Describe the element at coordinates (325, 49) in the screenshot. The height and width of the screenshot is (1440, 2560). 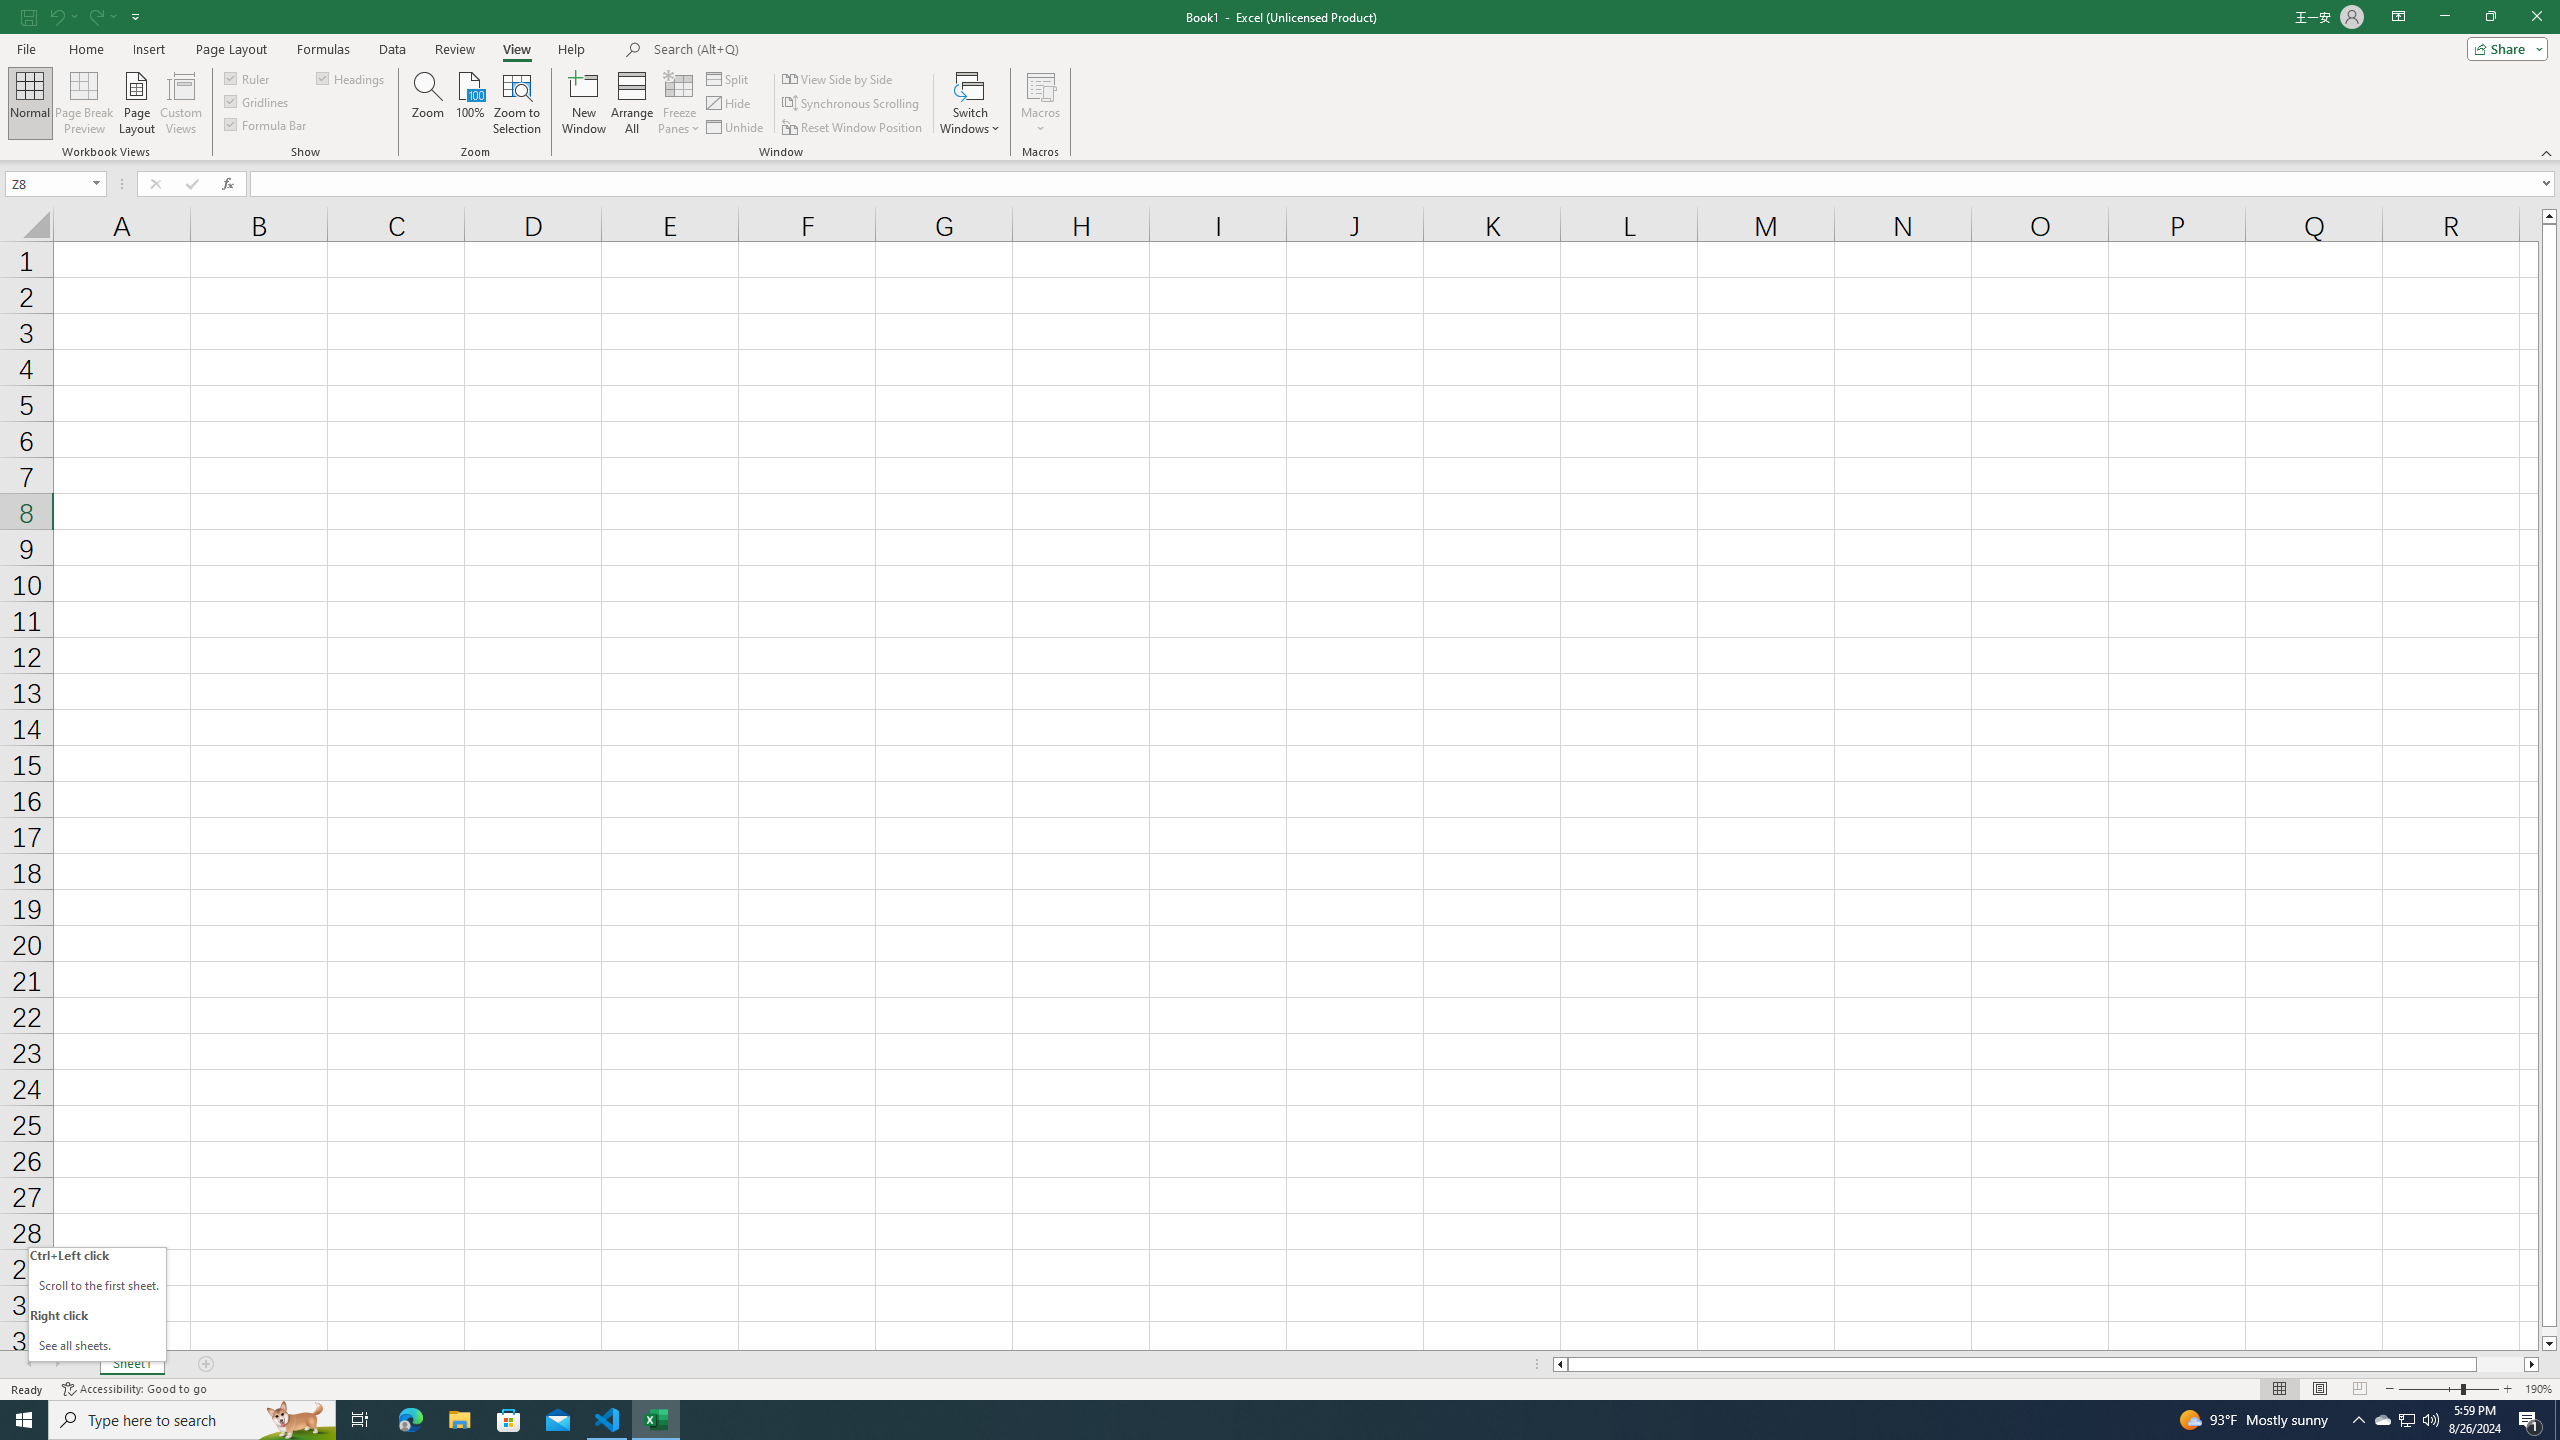
I see `'Formulas'` at that location.